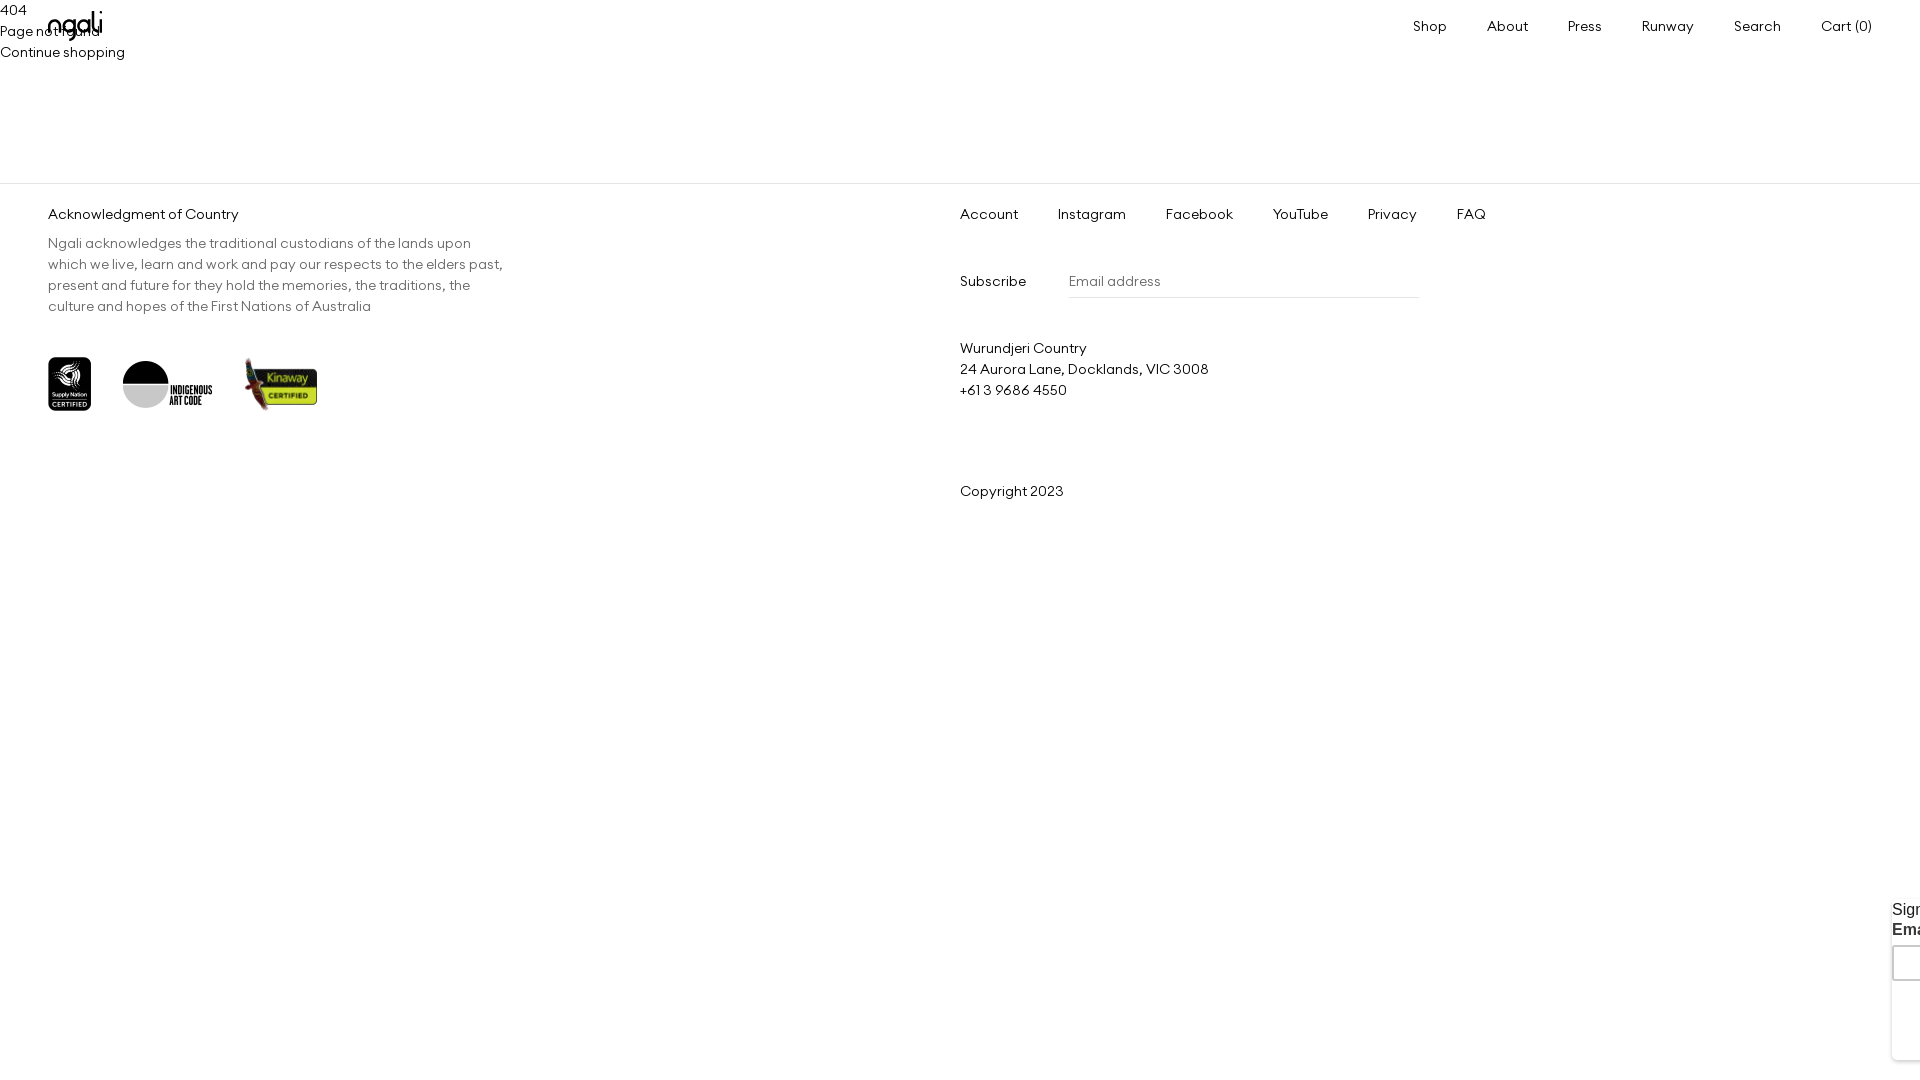 The image size is (1920, 1080). What do you see at coordinates (988, 214) in the screenshot?
I see `'Account'` at bounding box center [988, 214].